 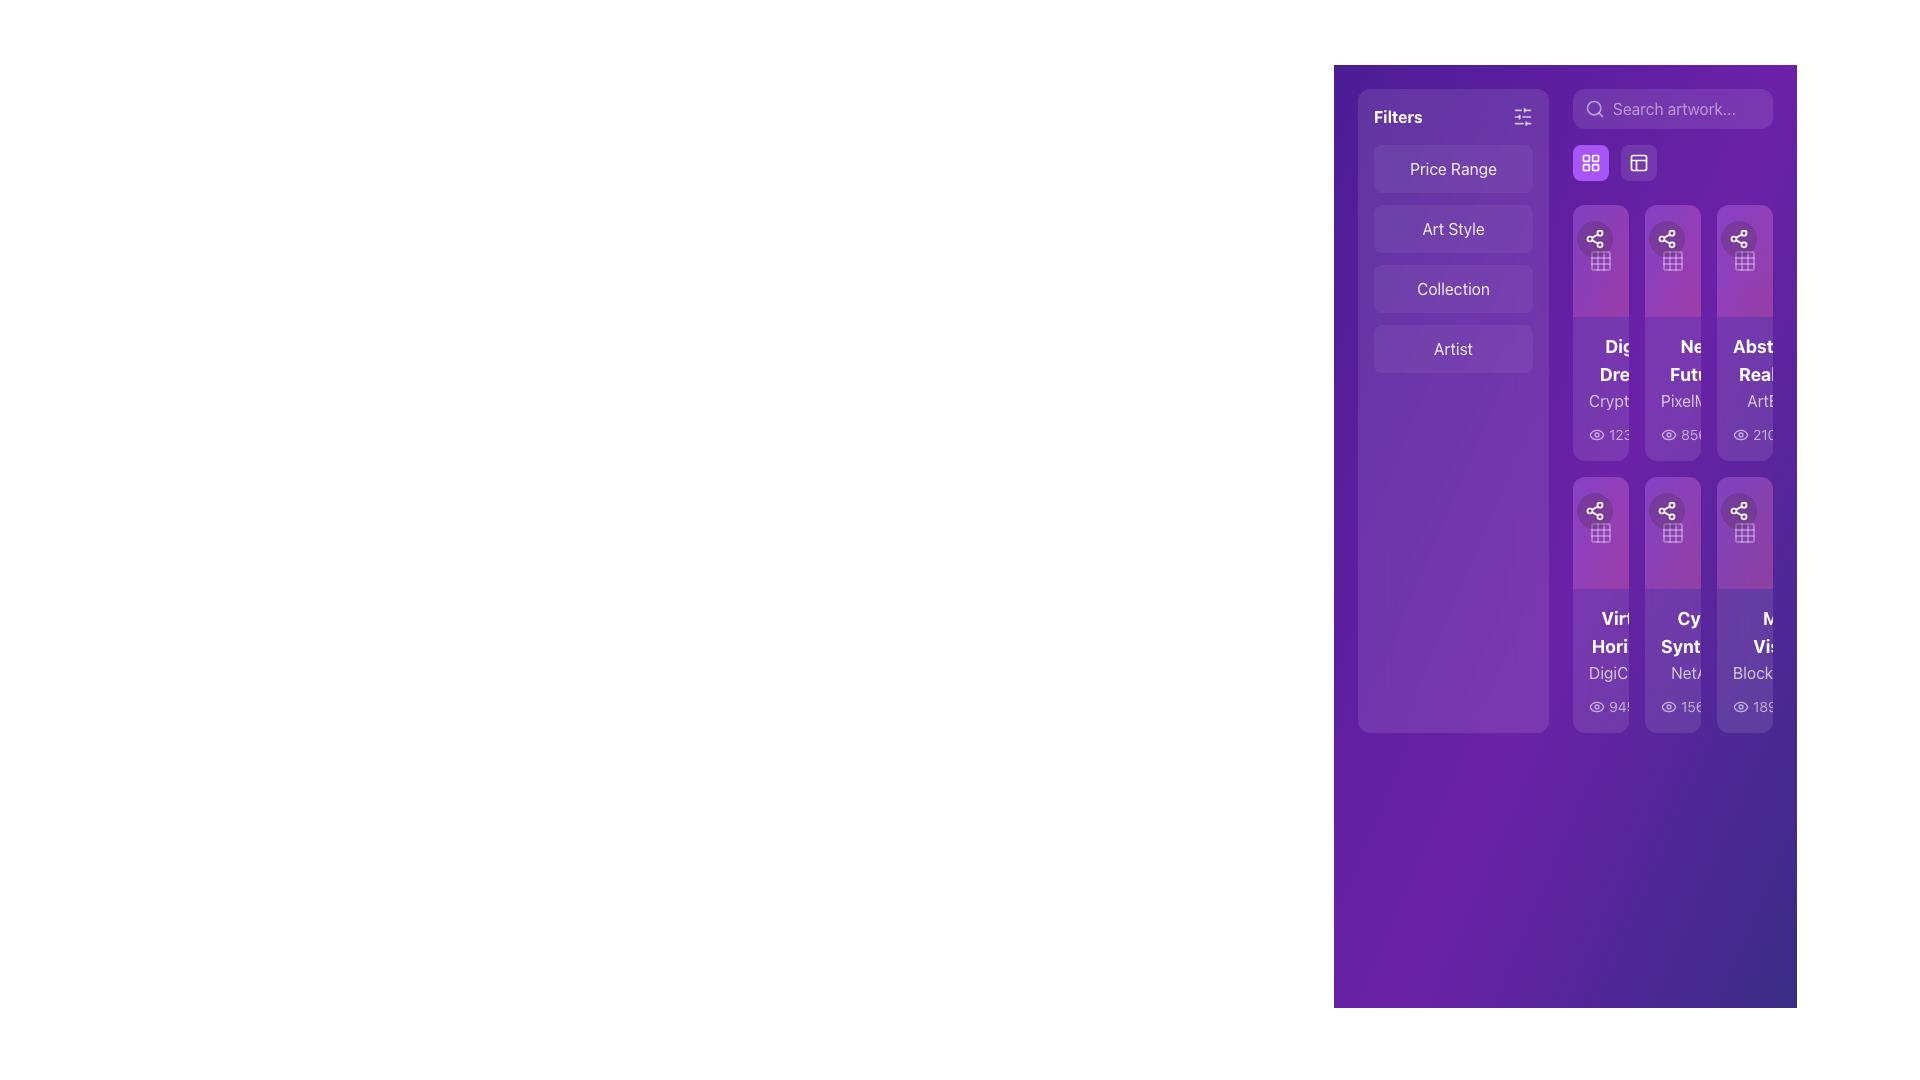 What do you see at coordinates (1793, 705) in the screenshot?
I see `the heart-shaped icon located towards the bottom of the last column in the grid to like the corresponding item` at bounding box center [1793, 705].